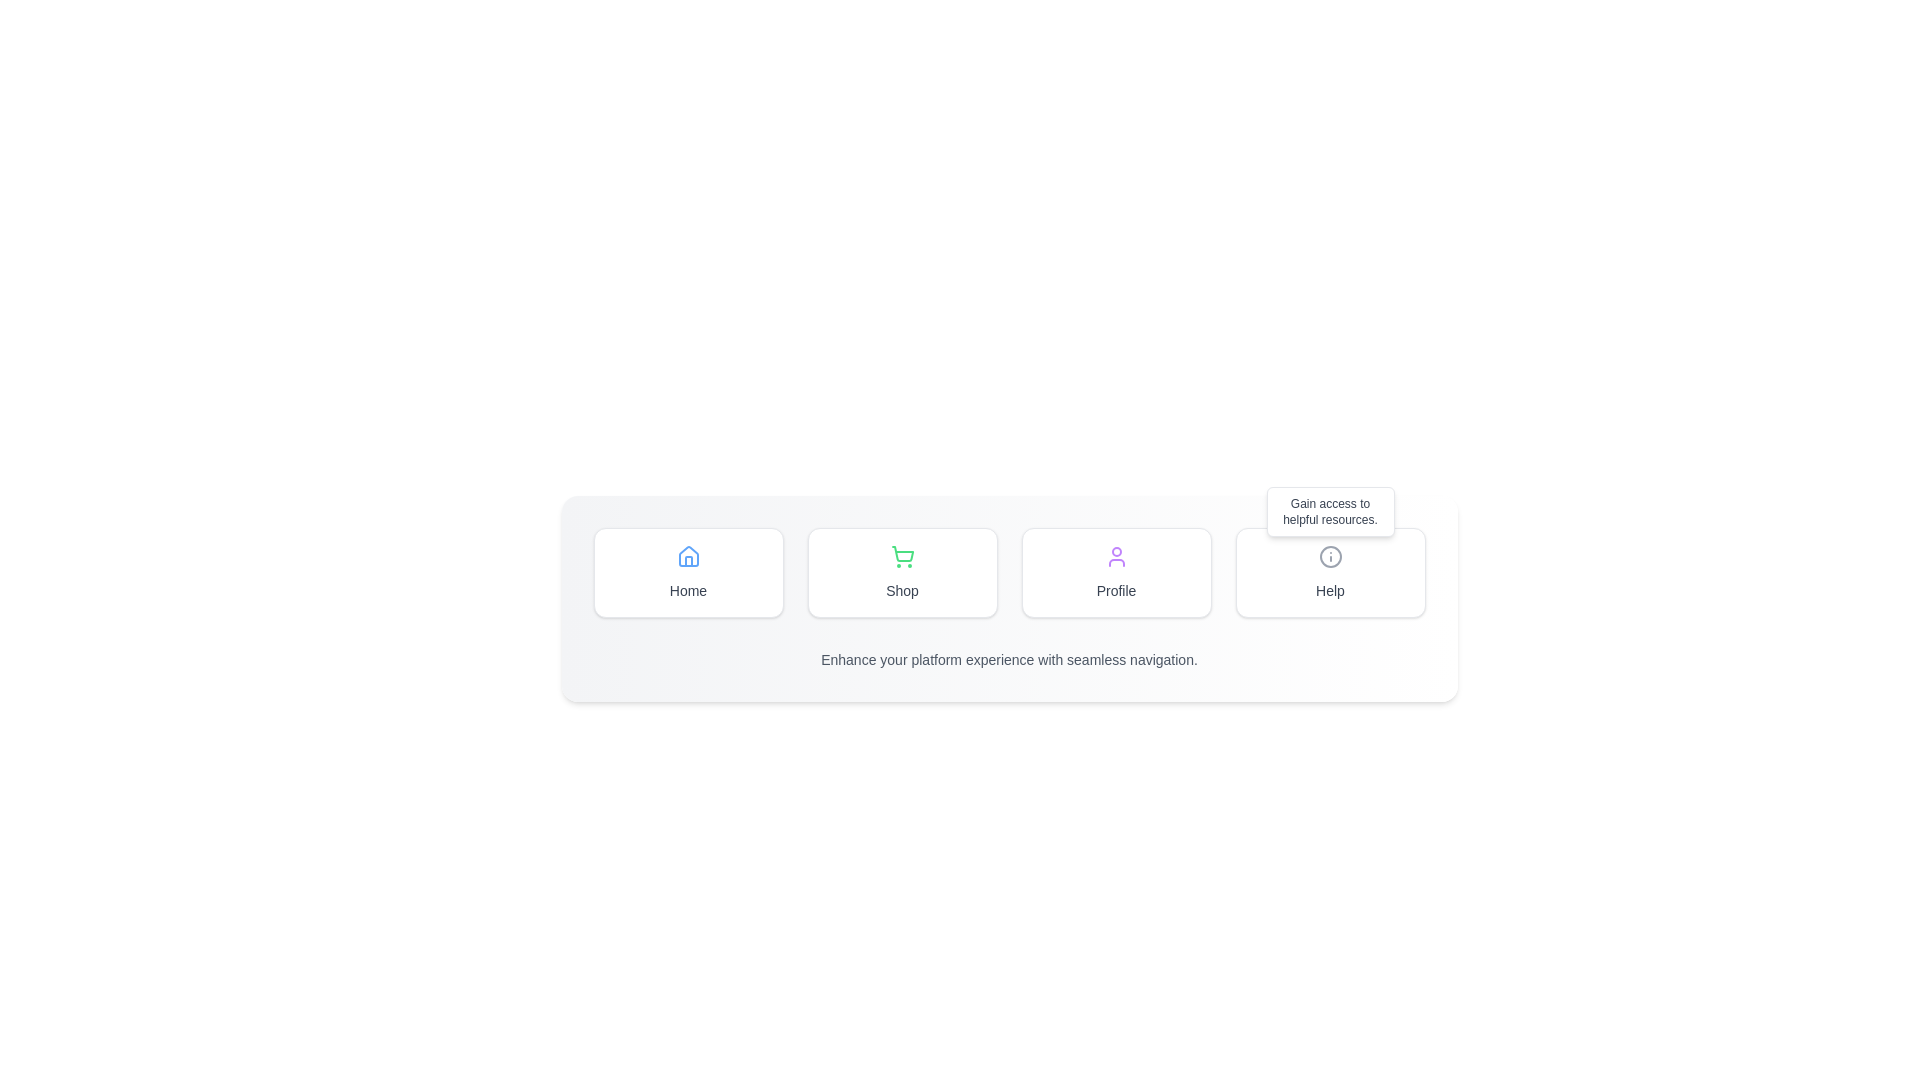  I want to click on the circular 'i' icon in the top-center of the fourth 'Help' card, so click(1330, 556).